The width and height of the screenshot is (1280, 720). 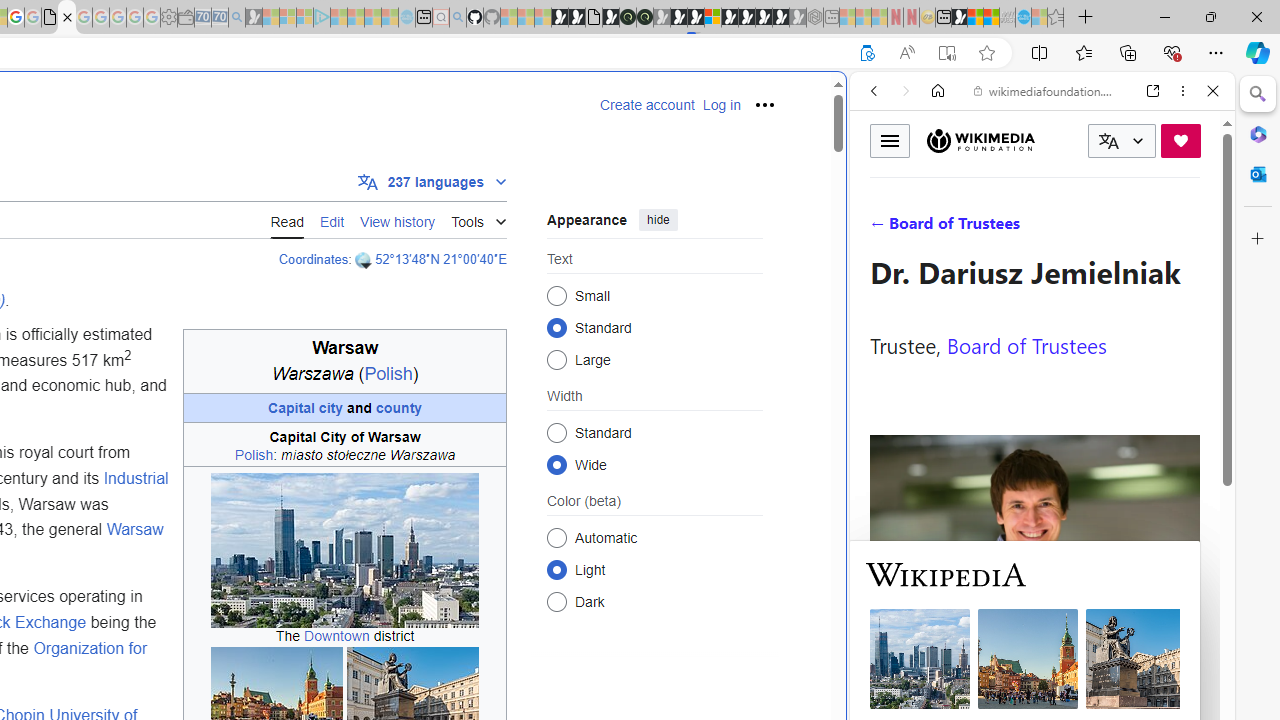 What do you see at coordinates (720, 105) in the screenshot?
I see `'Log in'` at bounding box center [720, 105].